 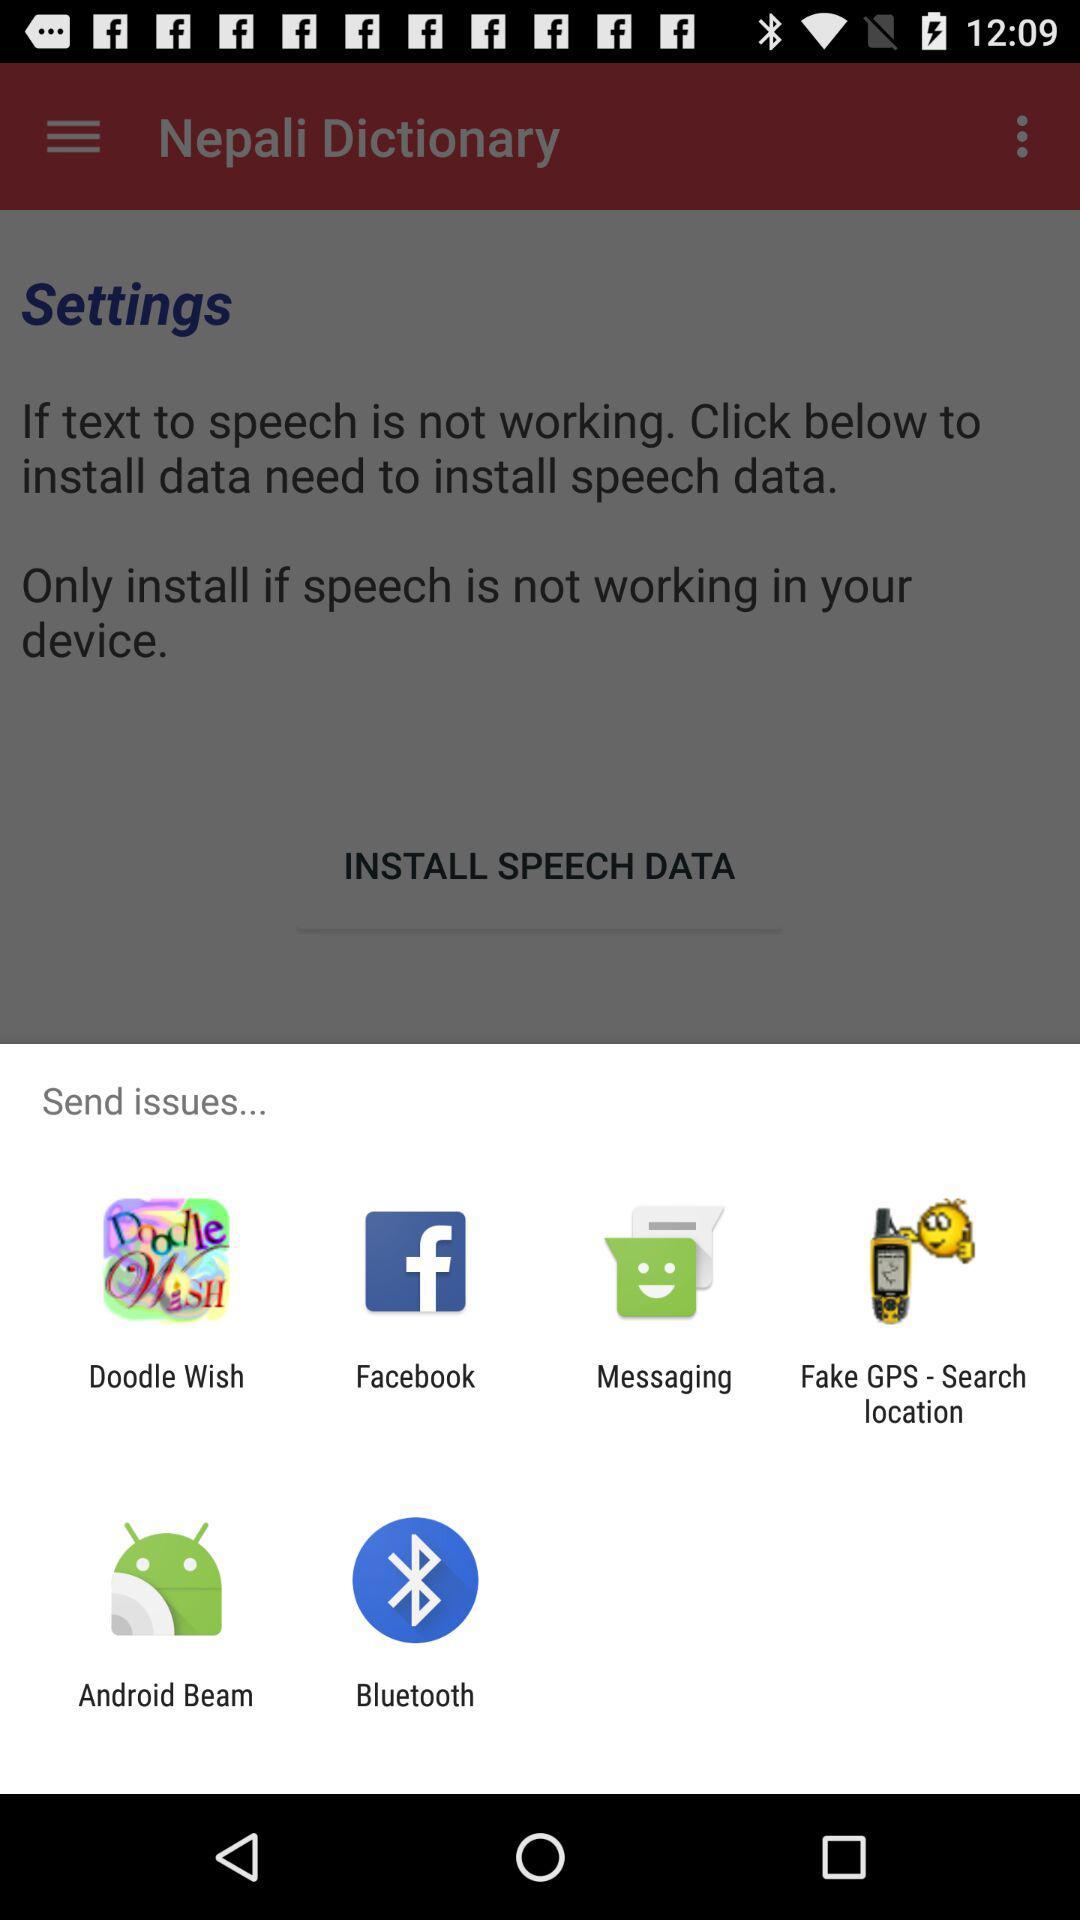 What do you see at coordinates (414, 1711) in the screenshot?
I see `the app to the right of the android beam item` at bounding box center [414, 1711].